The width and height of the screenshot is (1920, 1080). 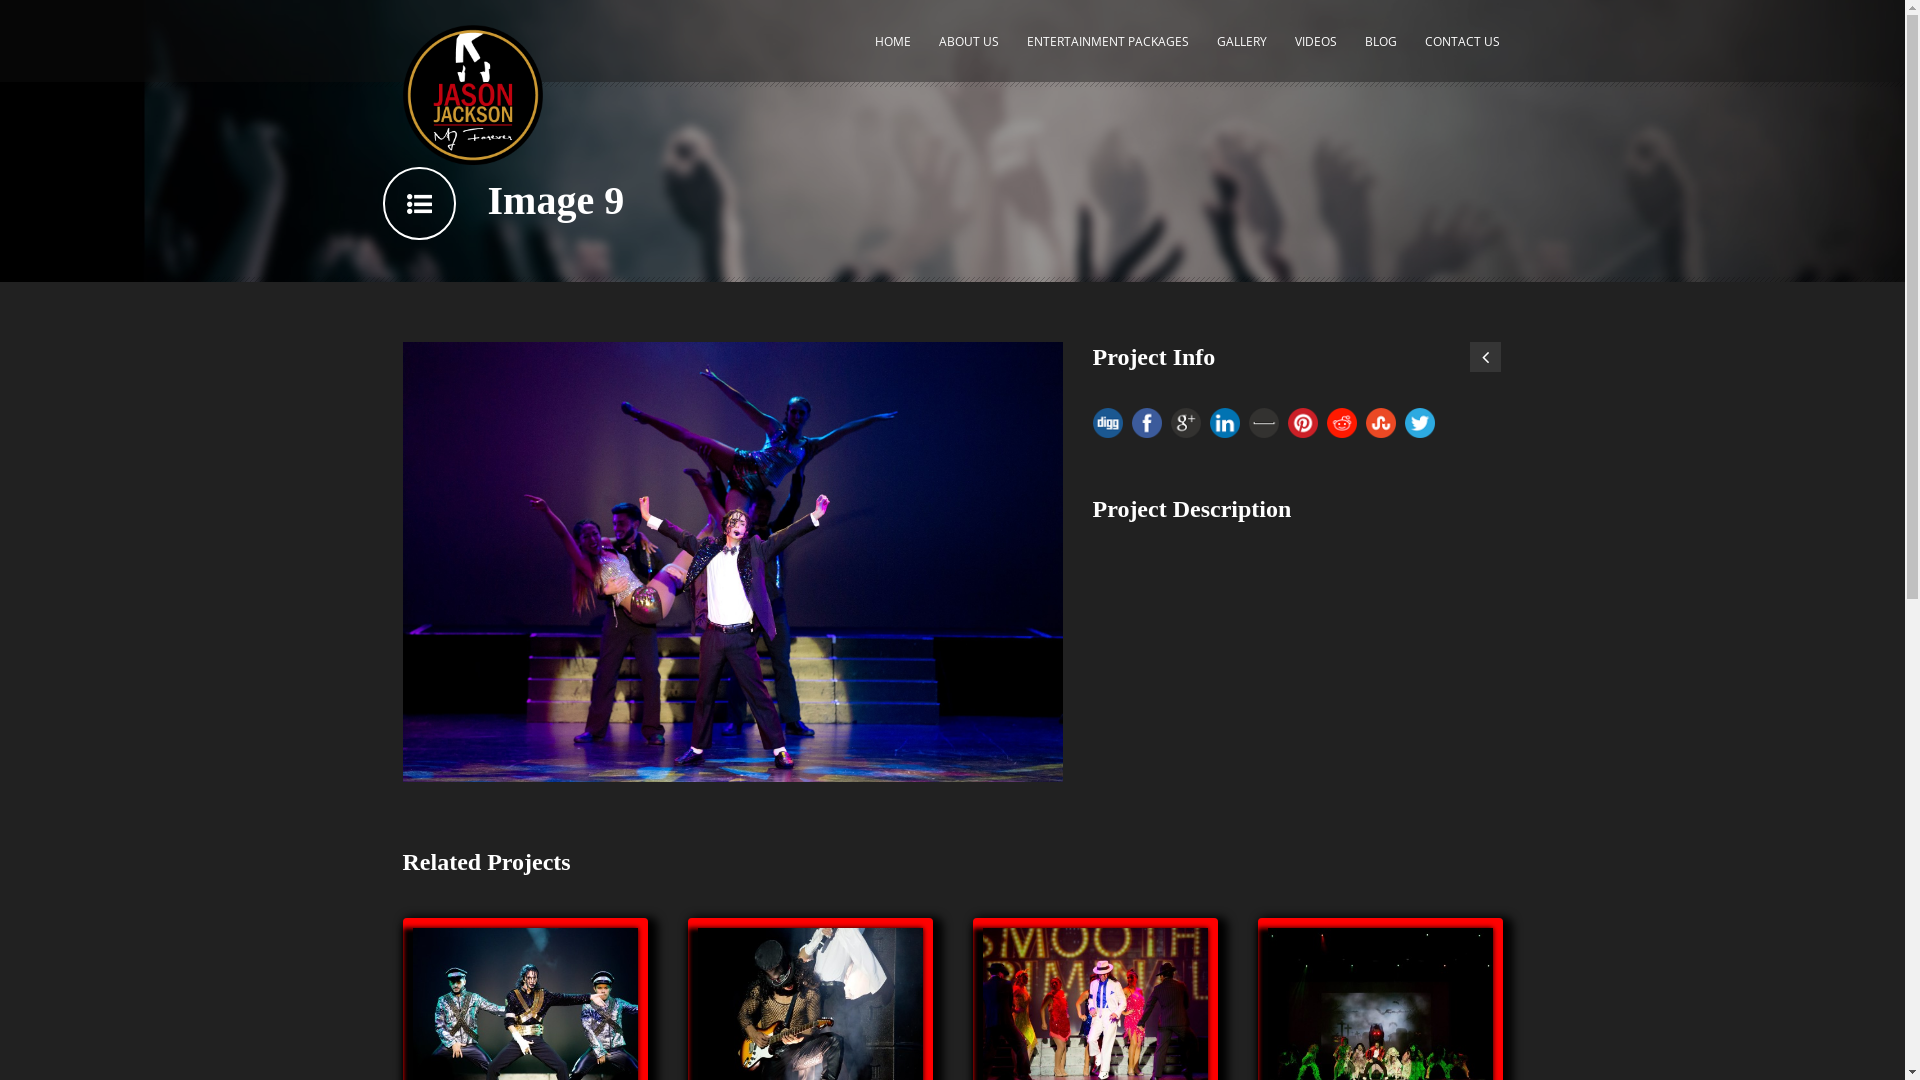 I want to click on 'CONTACT US', so click(x=1462, y=50).